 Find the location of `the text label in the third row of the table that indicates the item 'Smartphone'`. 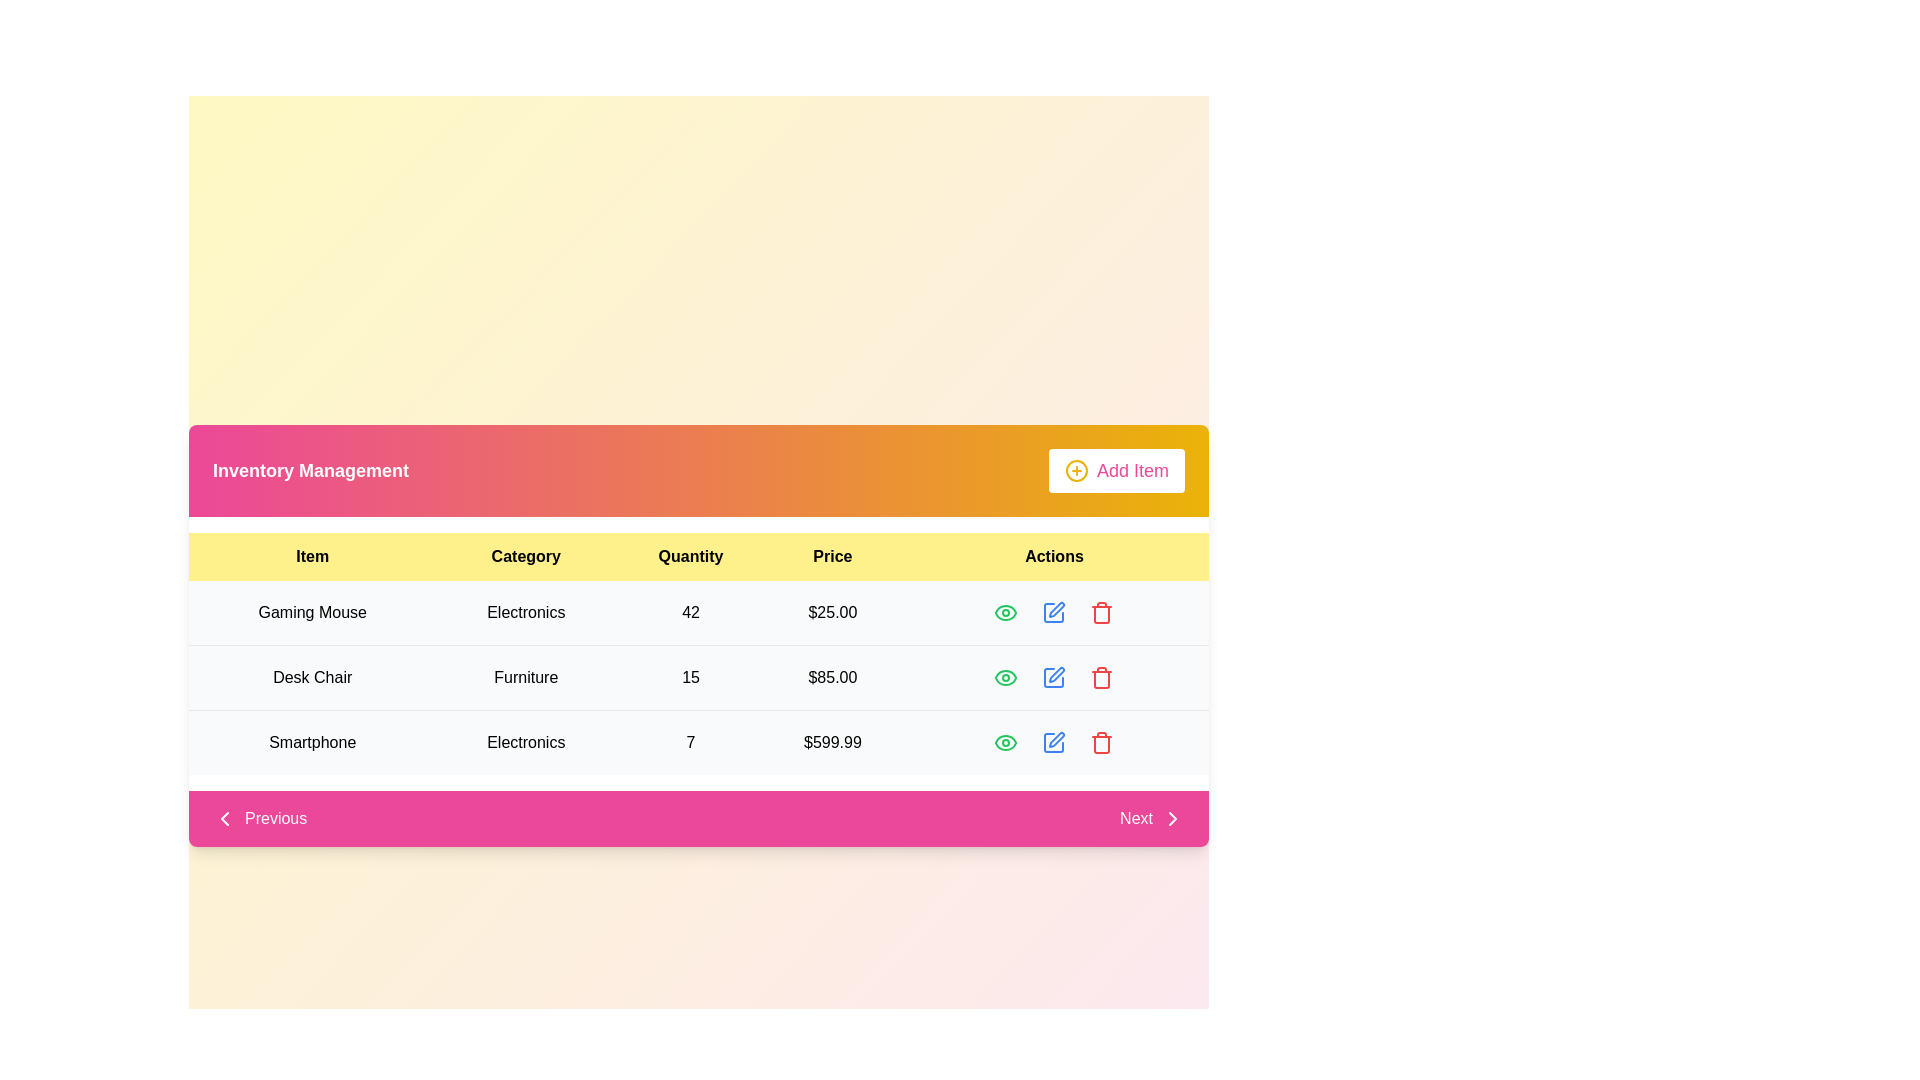

the text label in the third row of the table that indicates the item 'Smartphone' is located at coordinates (311, 742).